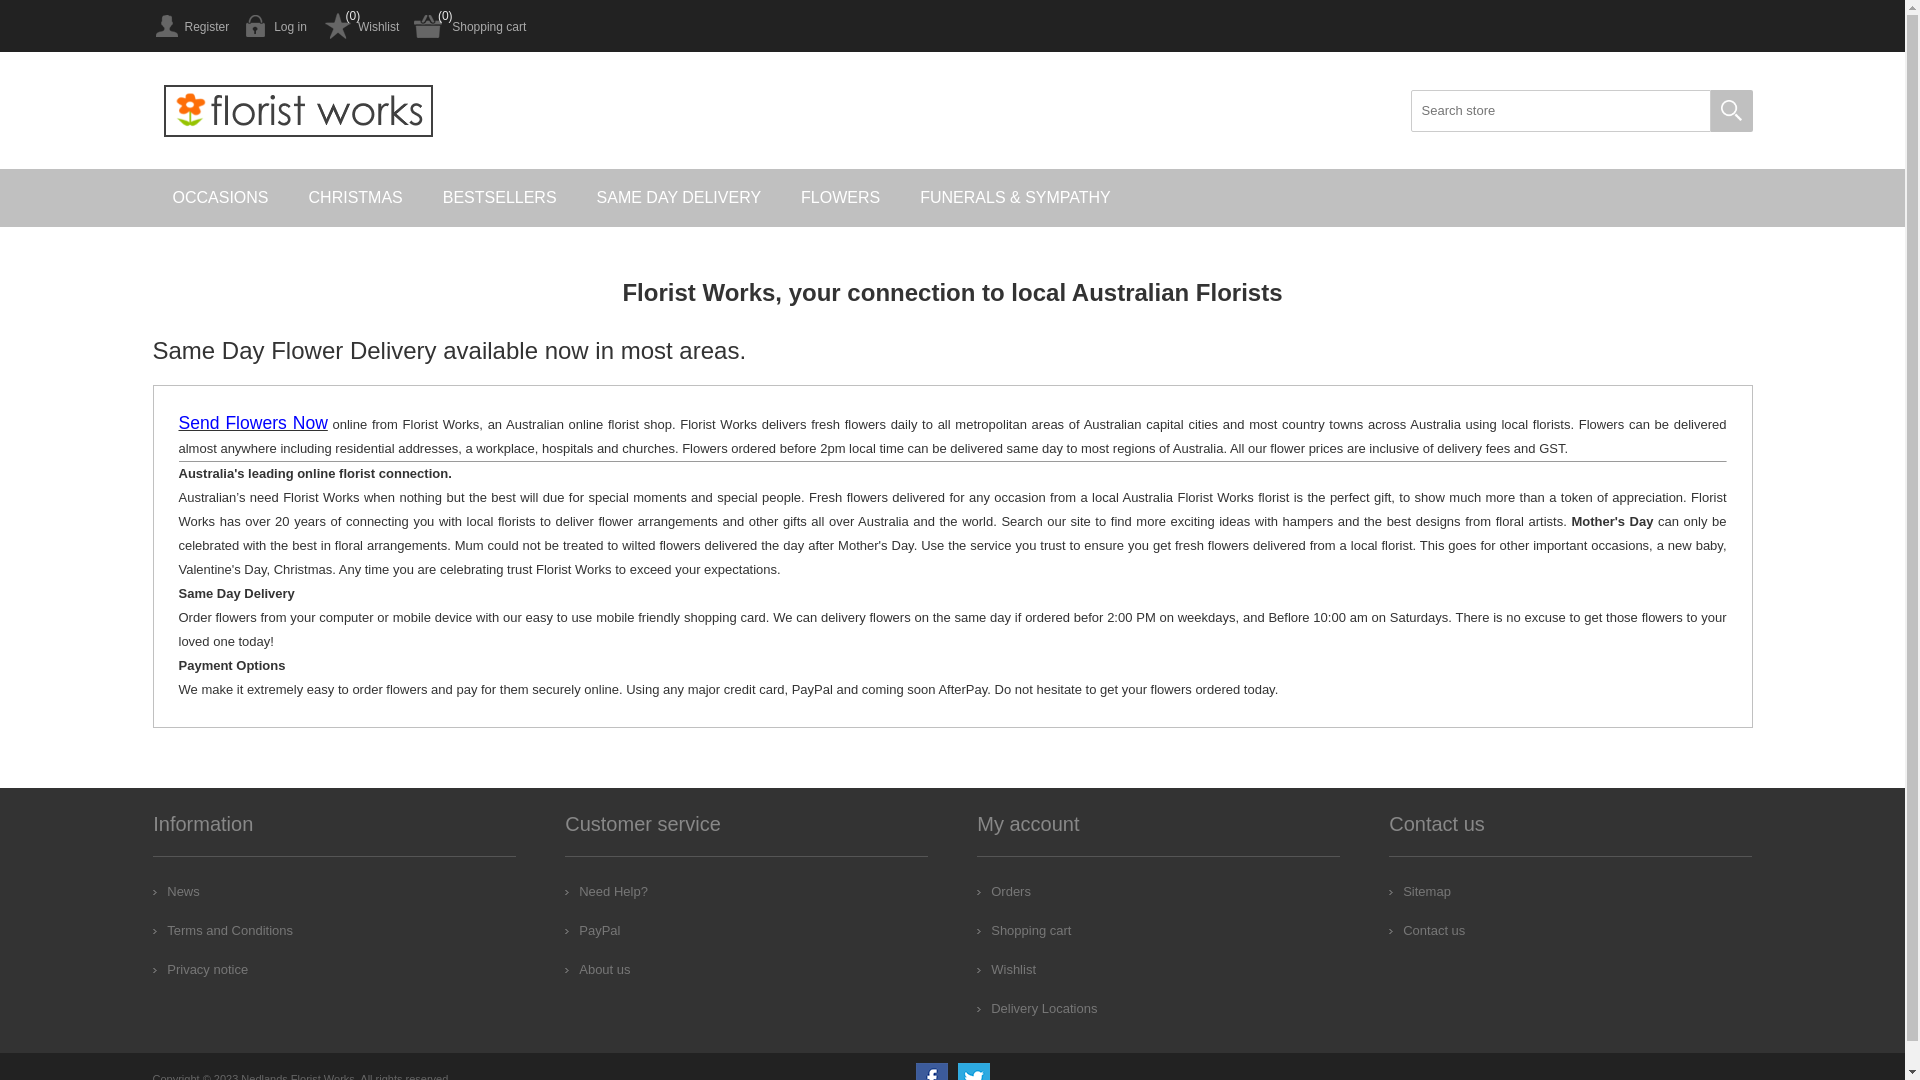 The height and width of the screenshot is (1080, 1920). I want to click on 'Privacy notice', so click(200, 968).